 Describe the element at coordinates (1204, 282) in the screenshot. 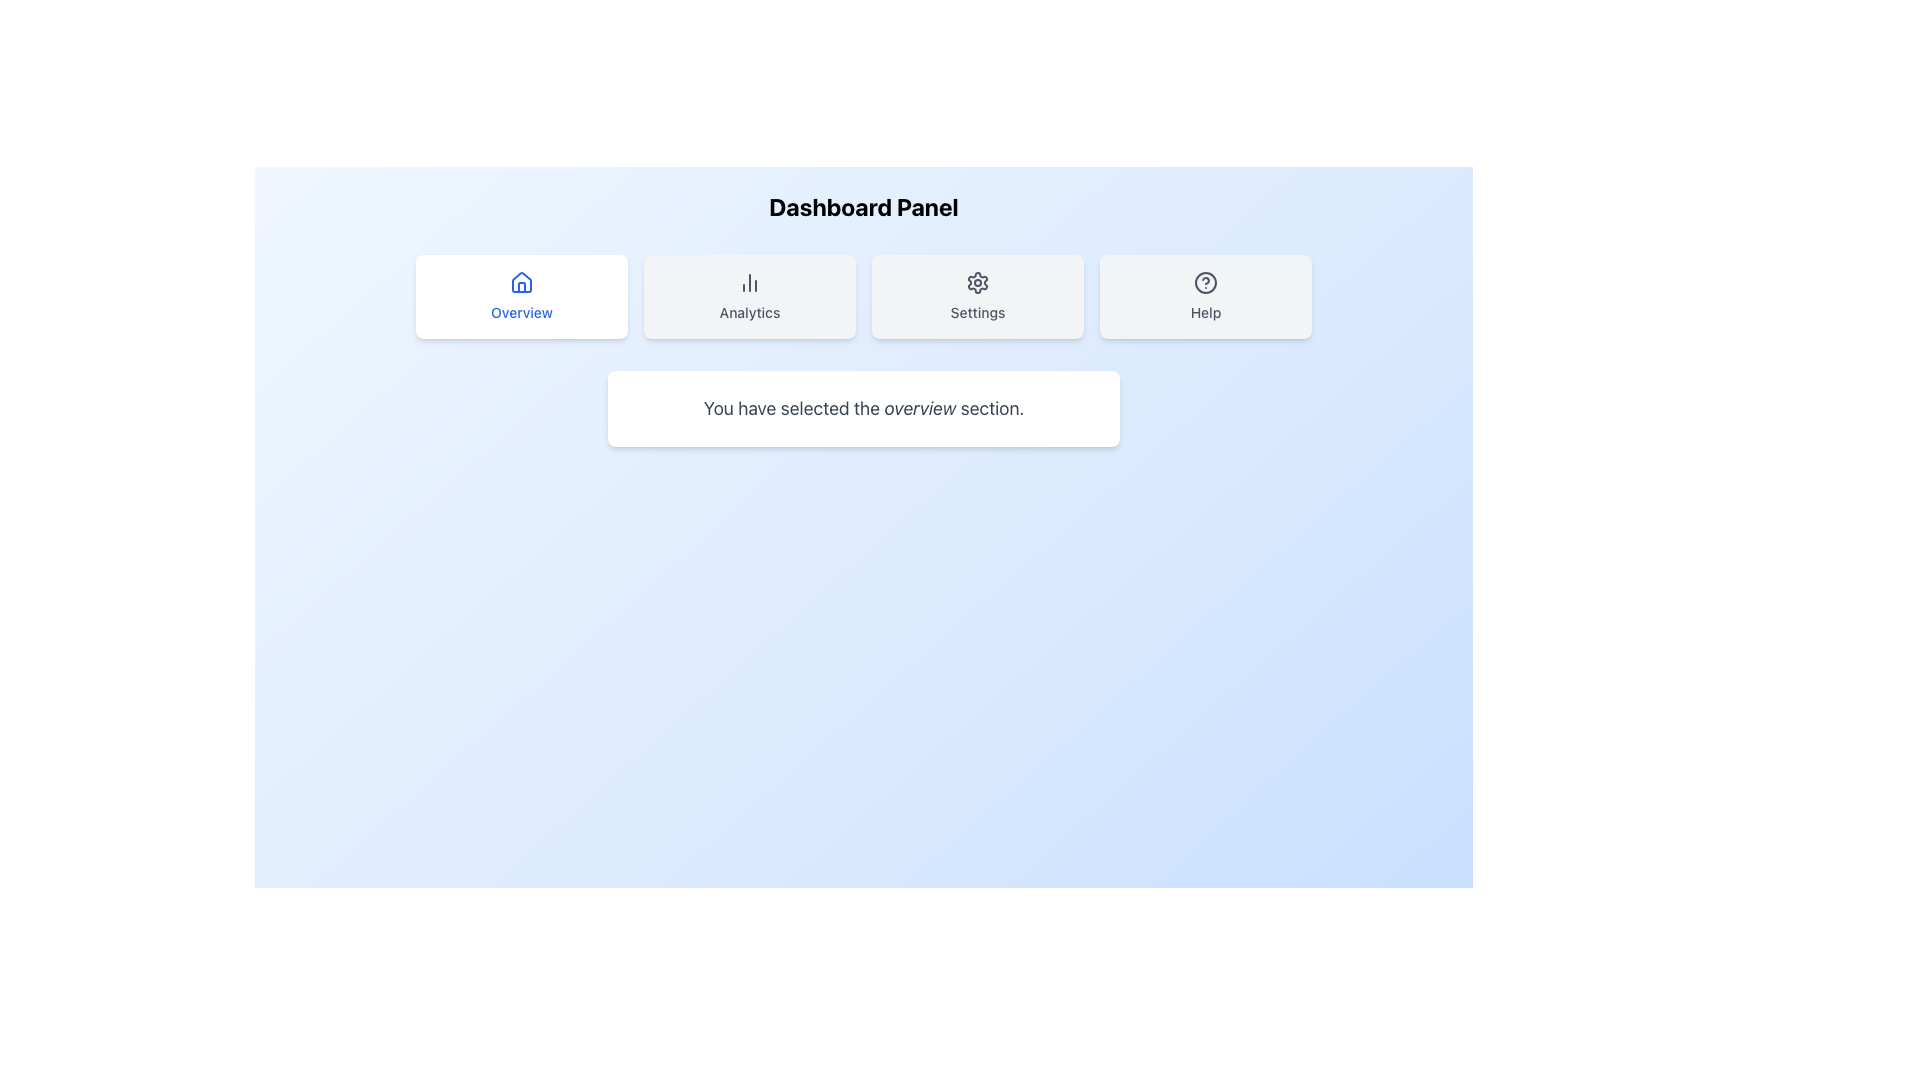

I see `the circular part of the 'Help' button icon located in the top-right section of the dashboard` at that location.